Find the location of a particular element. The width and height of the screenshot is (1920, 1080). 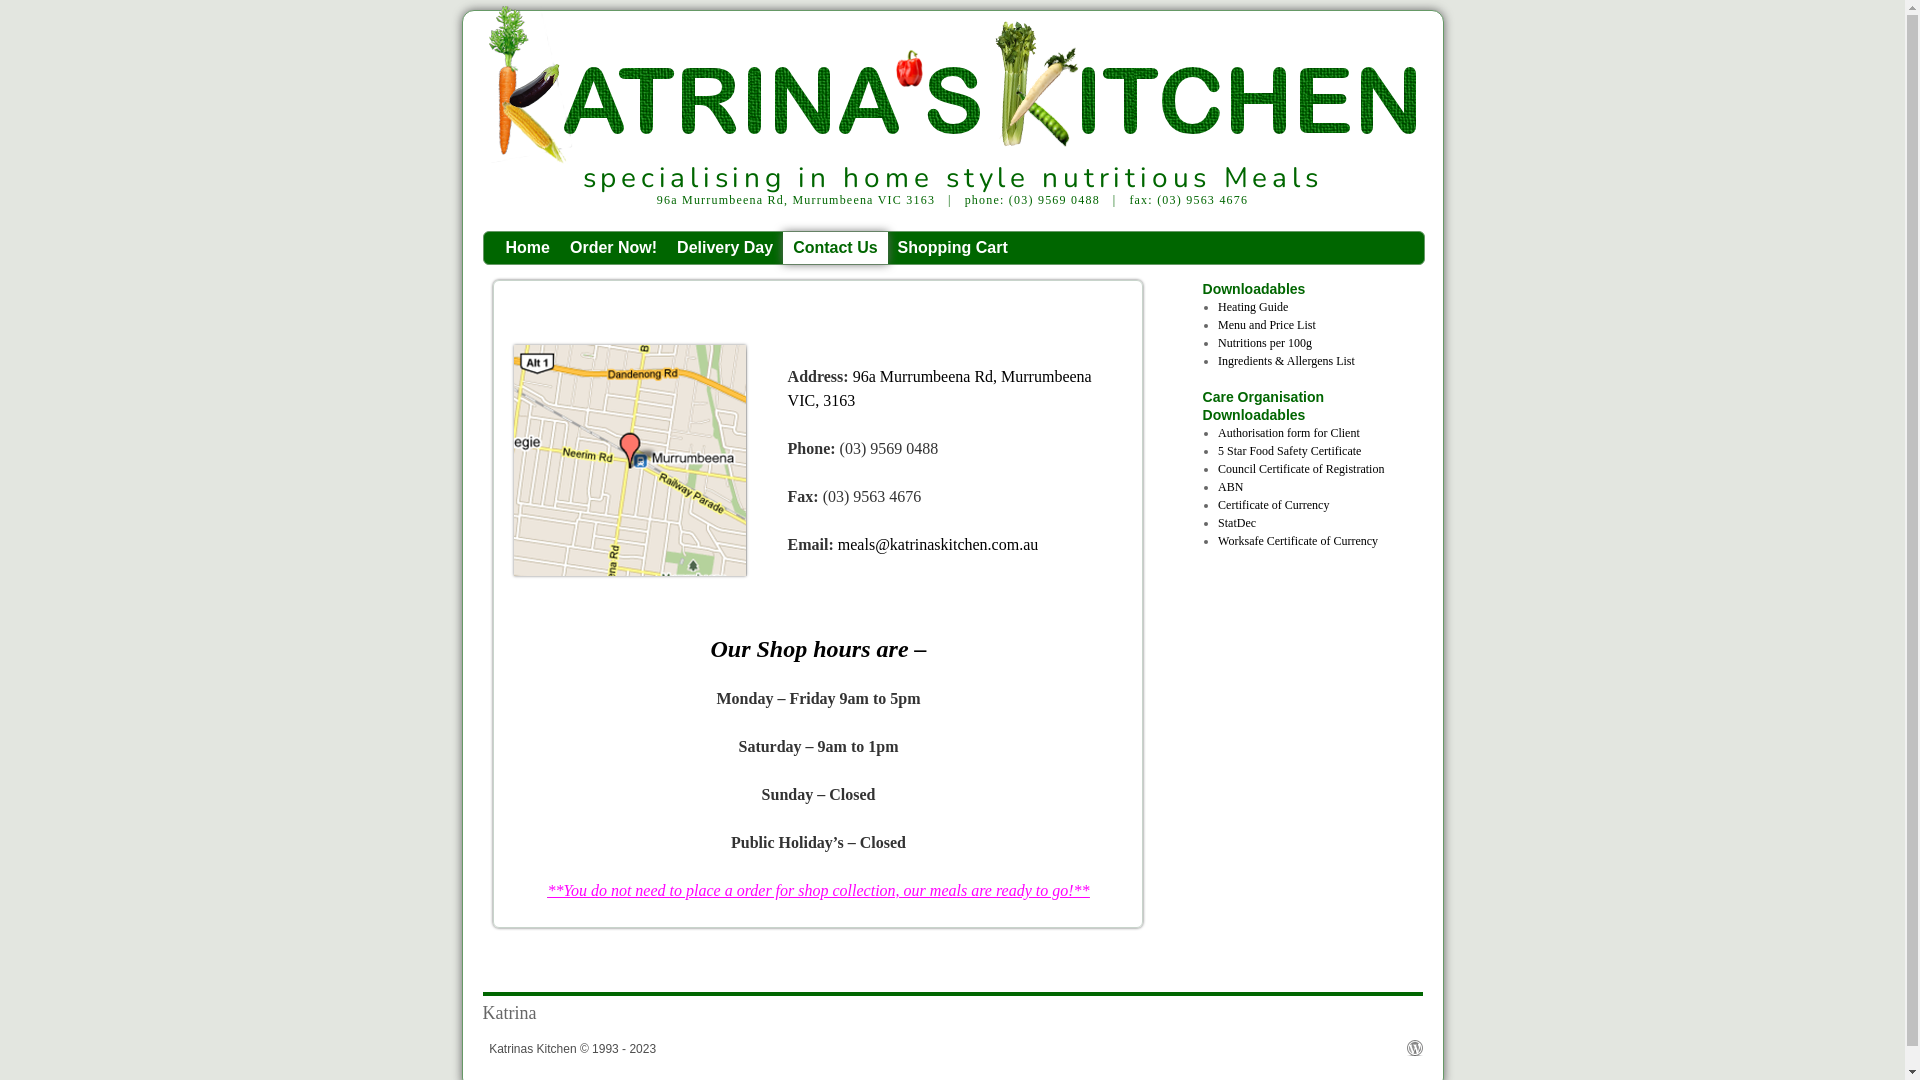

'96a Murrumbeena Rd, Murrumbeena VIC, 3163' is located at coordinates (939, 388).